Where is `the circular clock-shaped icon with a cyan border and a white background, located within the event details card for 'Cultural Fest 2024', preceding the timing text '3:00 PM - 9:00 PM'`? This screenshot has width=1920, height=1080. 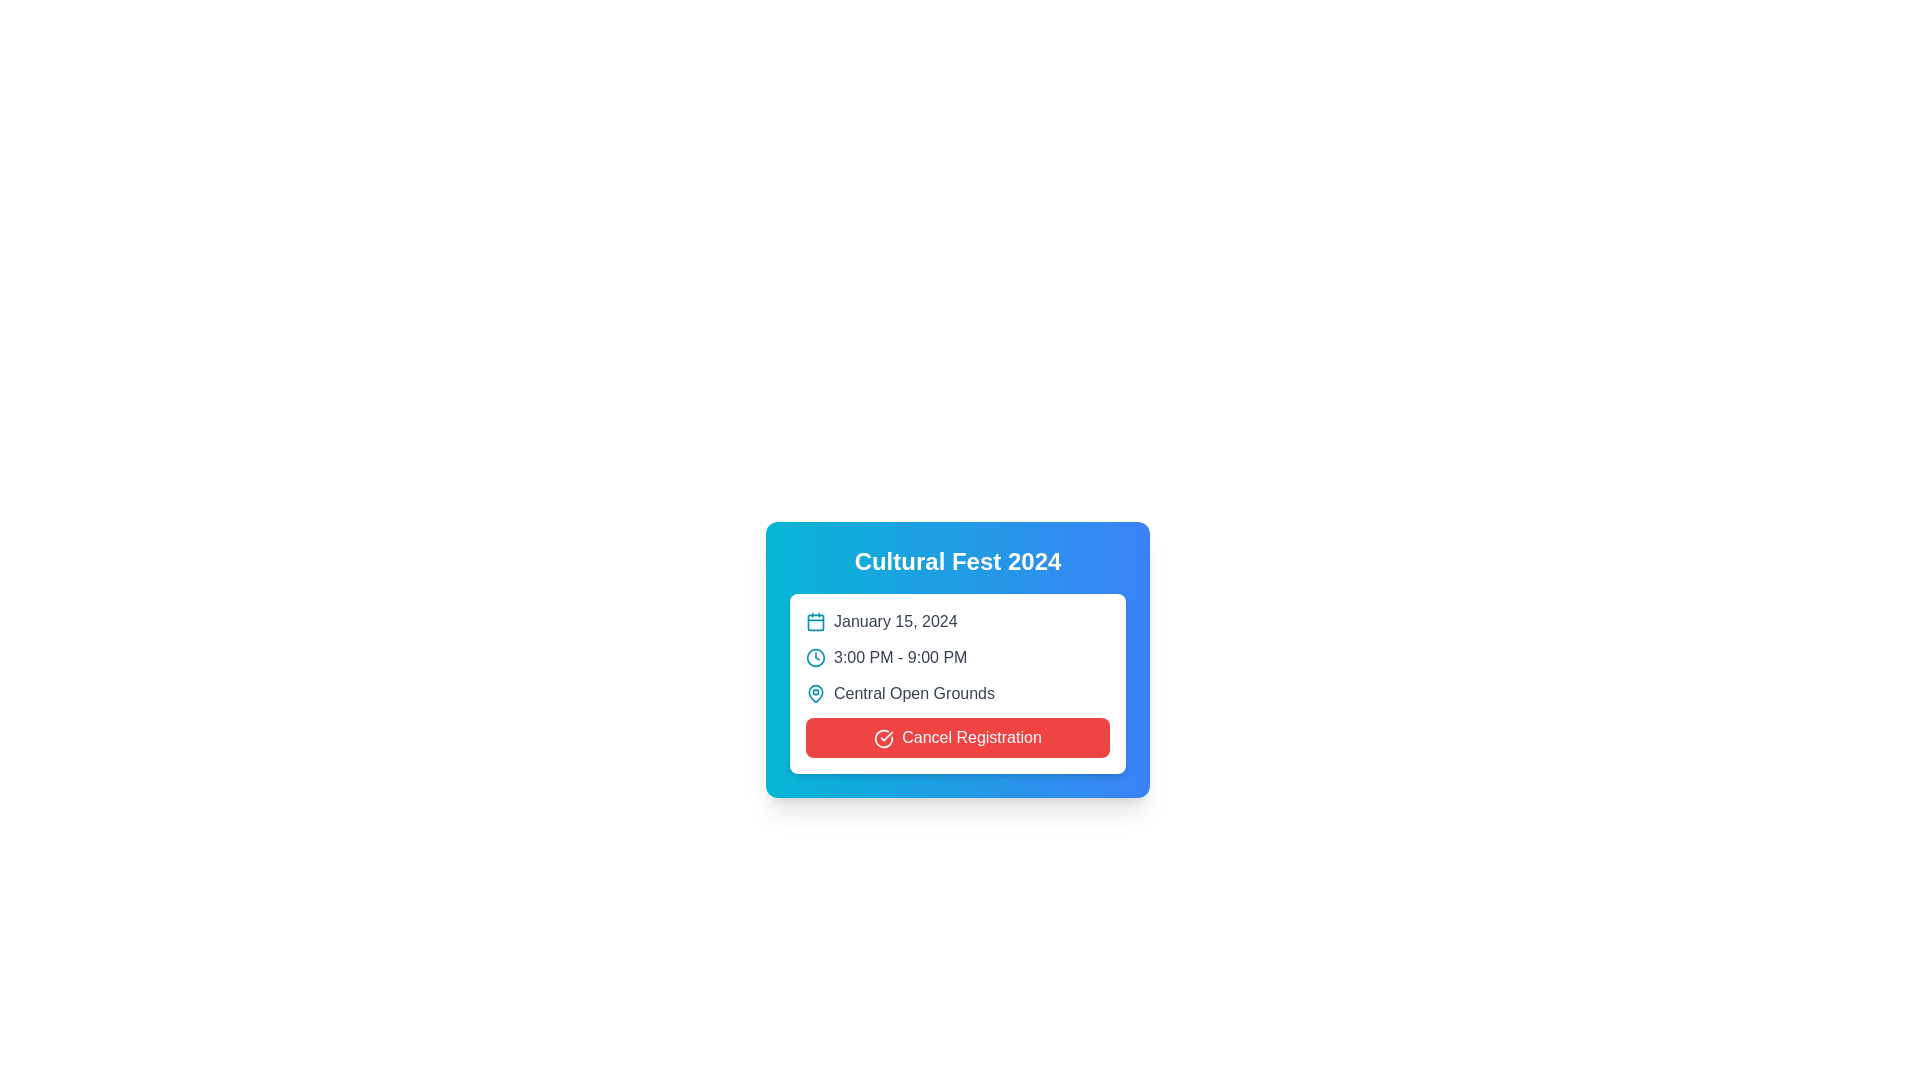
the circular clock-shaped icon with a cyan border and a white background, located within the event details card for 'Cultural Fest 2024', preceding the timing text '3:00 PM - 9:00 PM' is located at coordinates (816, 658).